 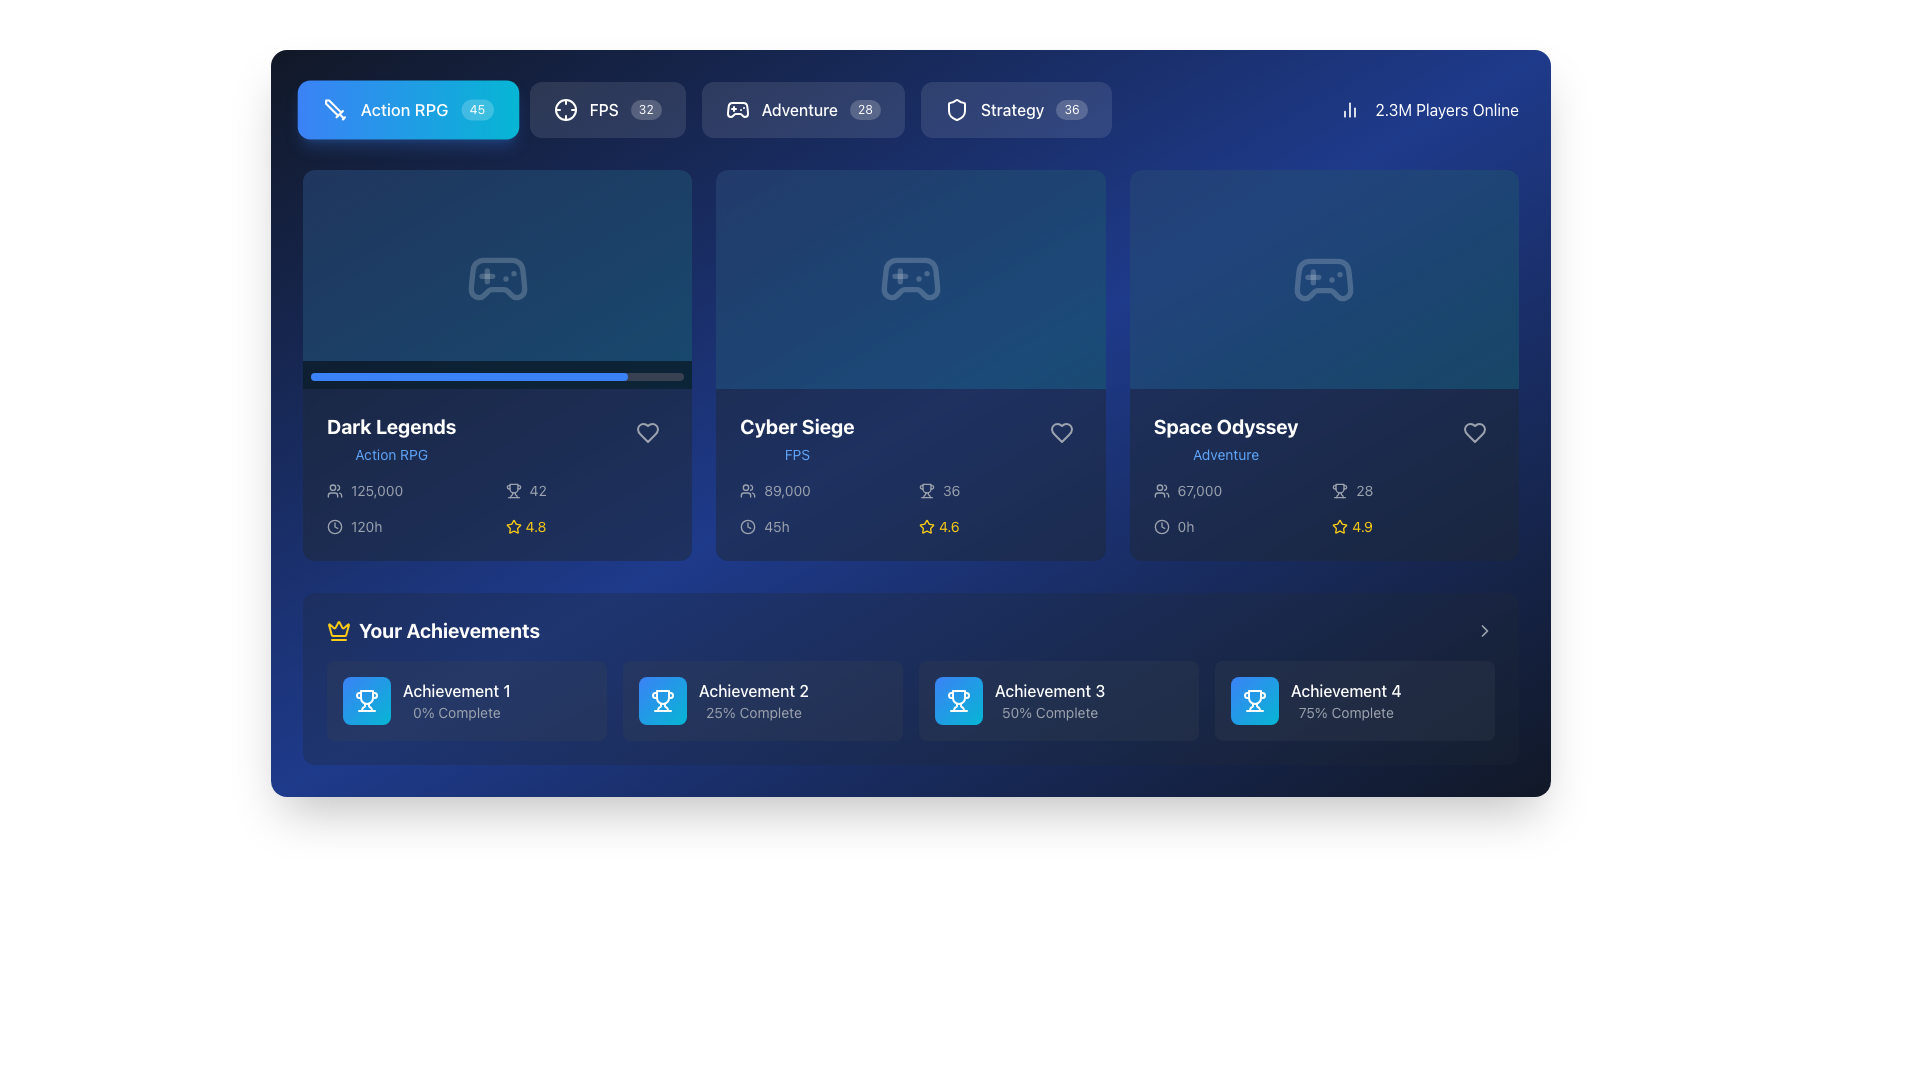 What do you see at coordinates (1161, 490) in the screenshot?
I see `the icon representing users or players located to the left of the numerical text '67,000' in the third card labeled 'Space Odyssey'` at bounding box center [1161, 490].